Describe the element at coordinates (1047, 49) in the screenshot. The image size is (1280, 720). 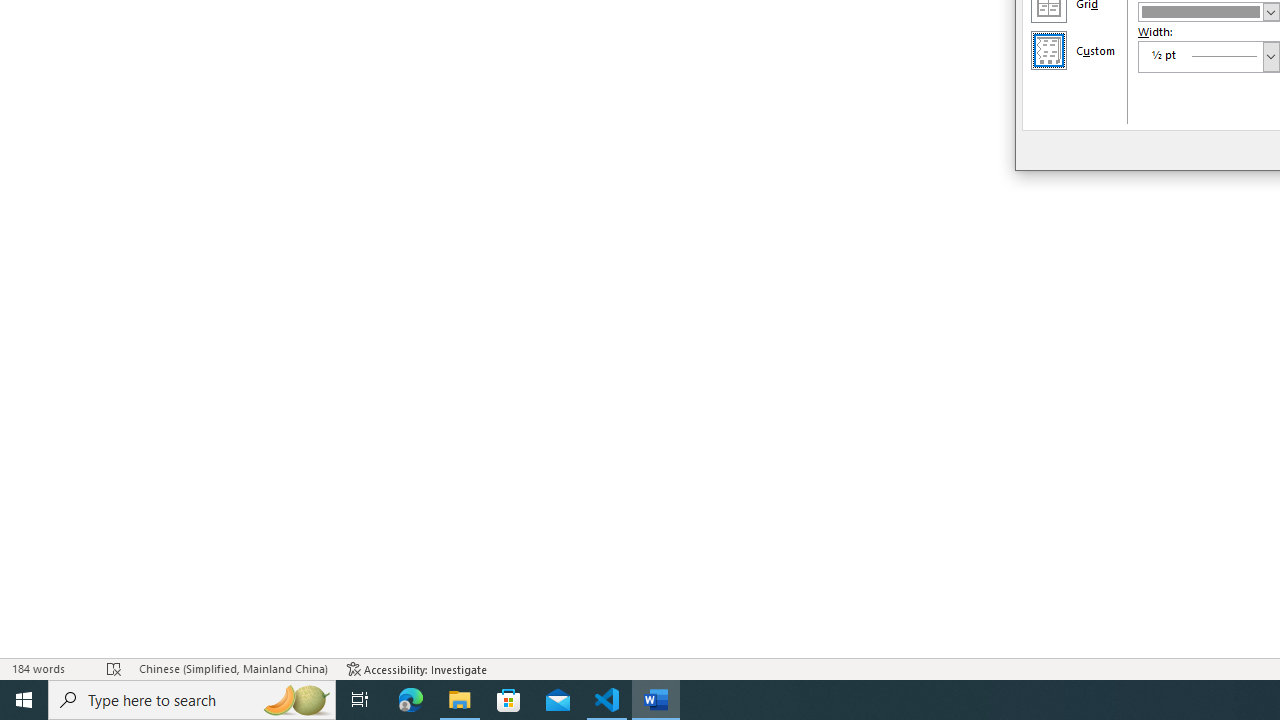
I see `'Custom'` at that location.